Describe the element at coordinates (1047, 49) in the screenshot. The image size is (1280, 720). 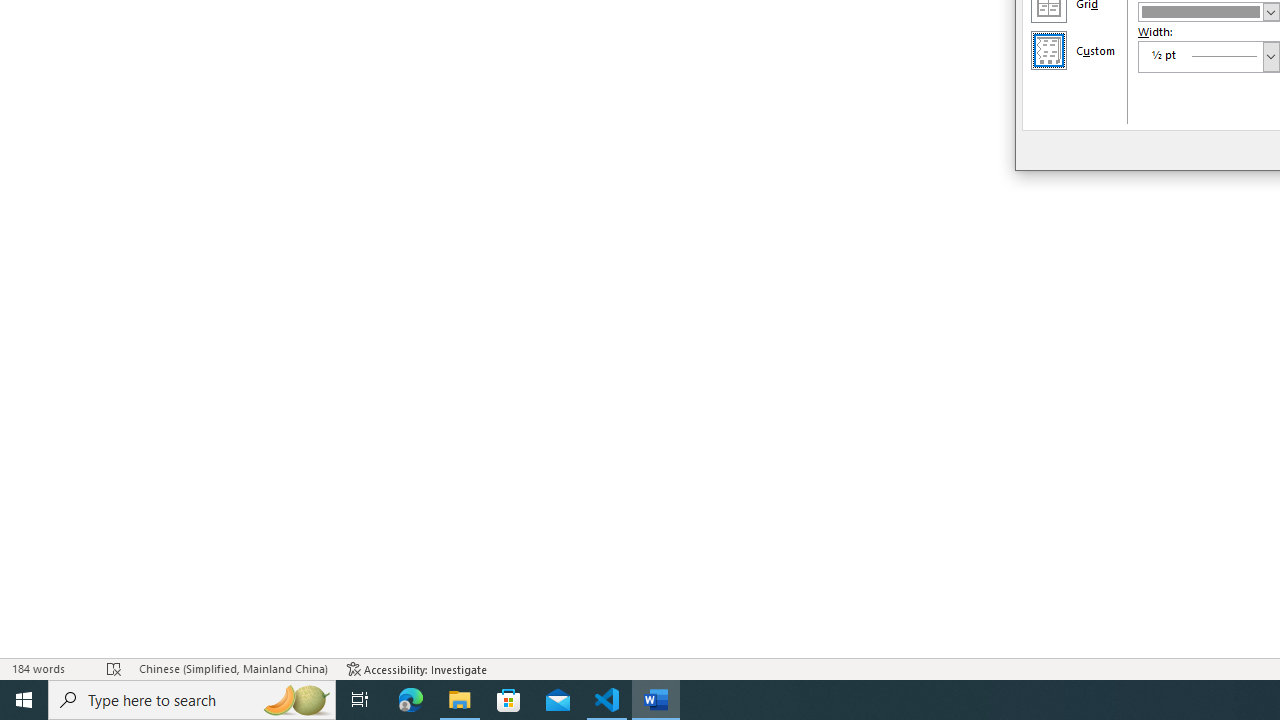
I see `'Custom'` at that location.